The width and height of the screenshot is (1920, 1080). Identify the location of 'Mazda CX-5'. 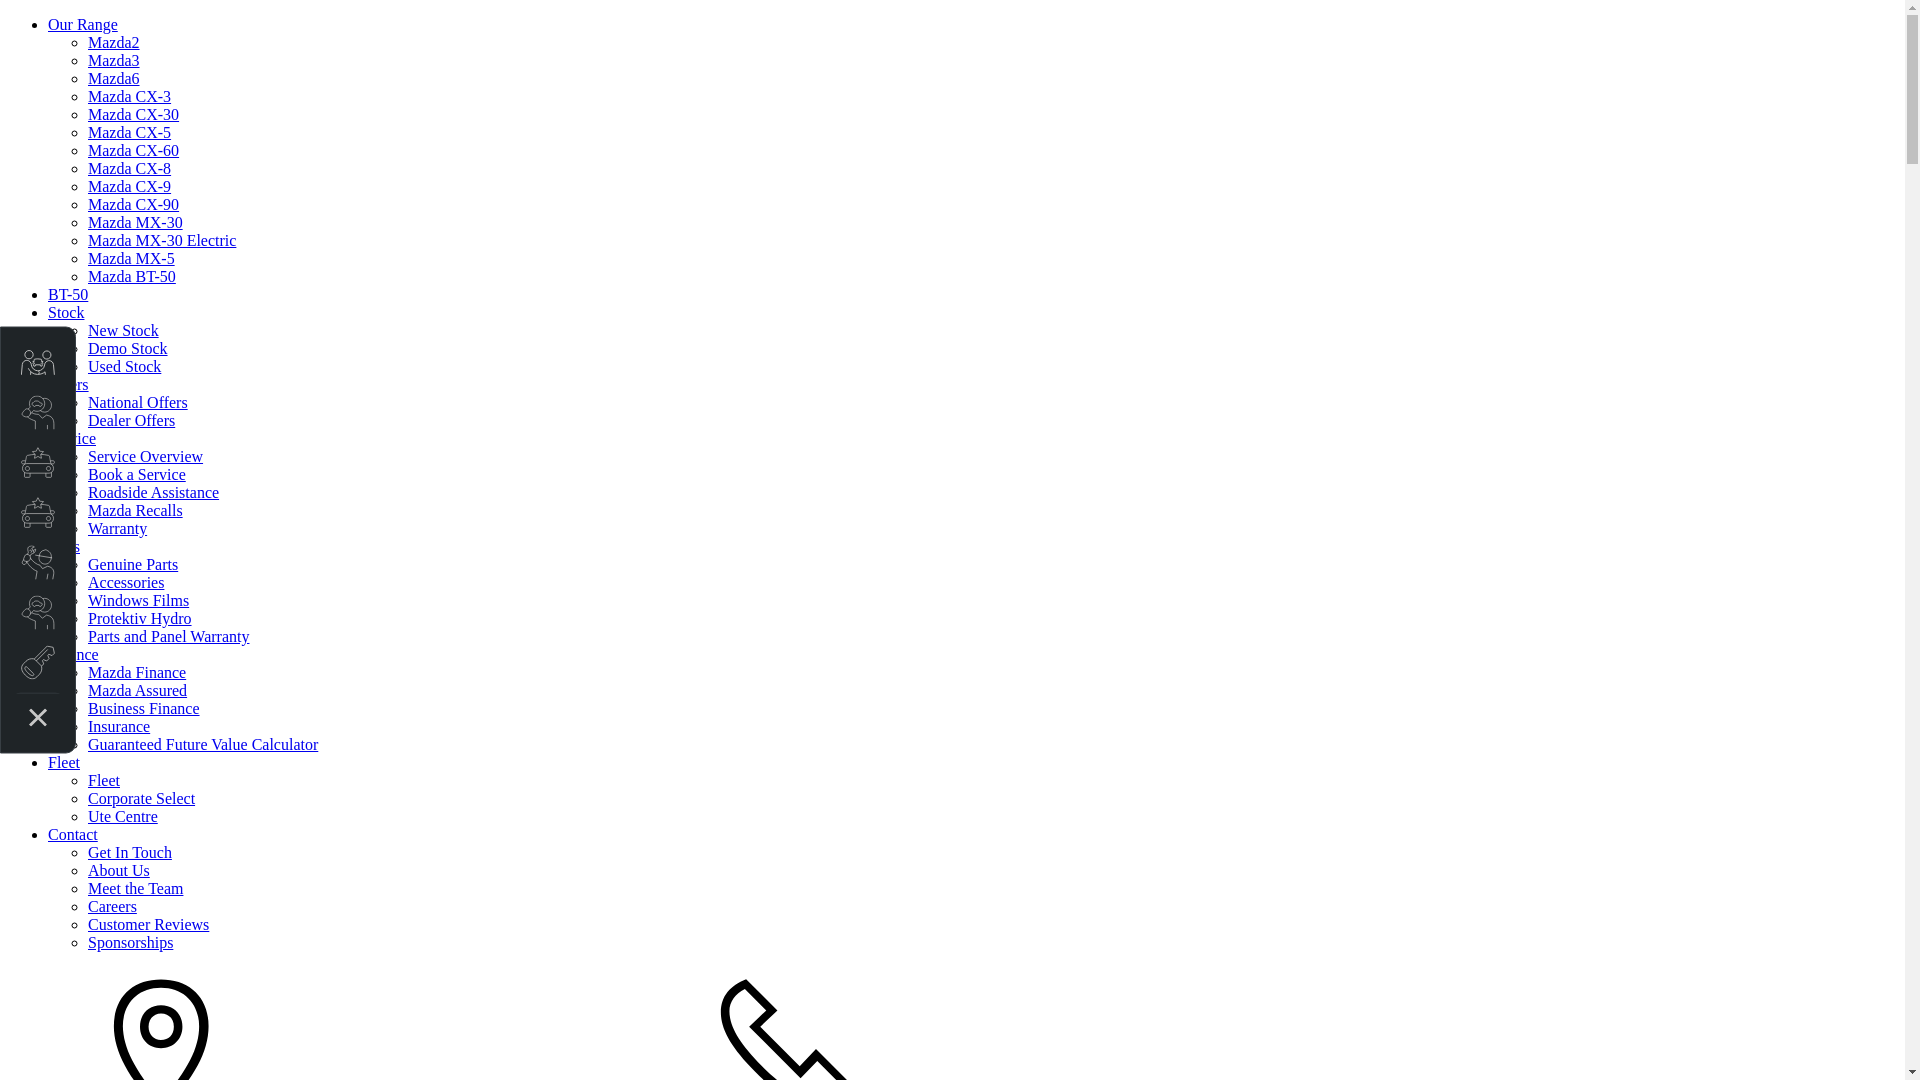
(86, 132).